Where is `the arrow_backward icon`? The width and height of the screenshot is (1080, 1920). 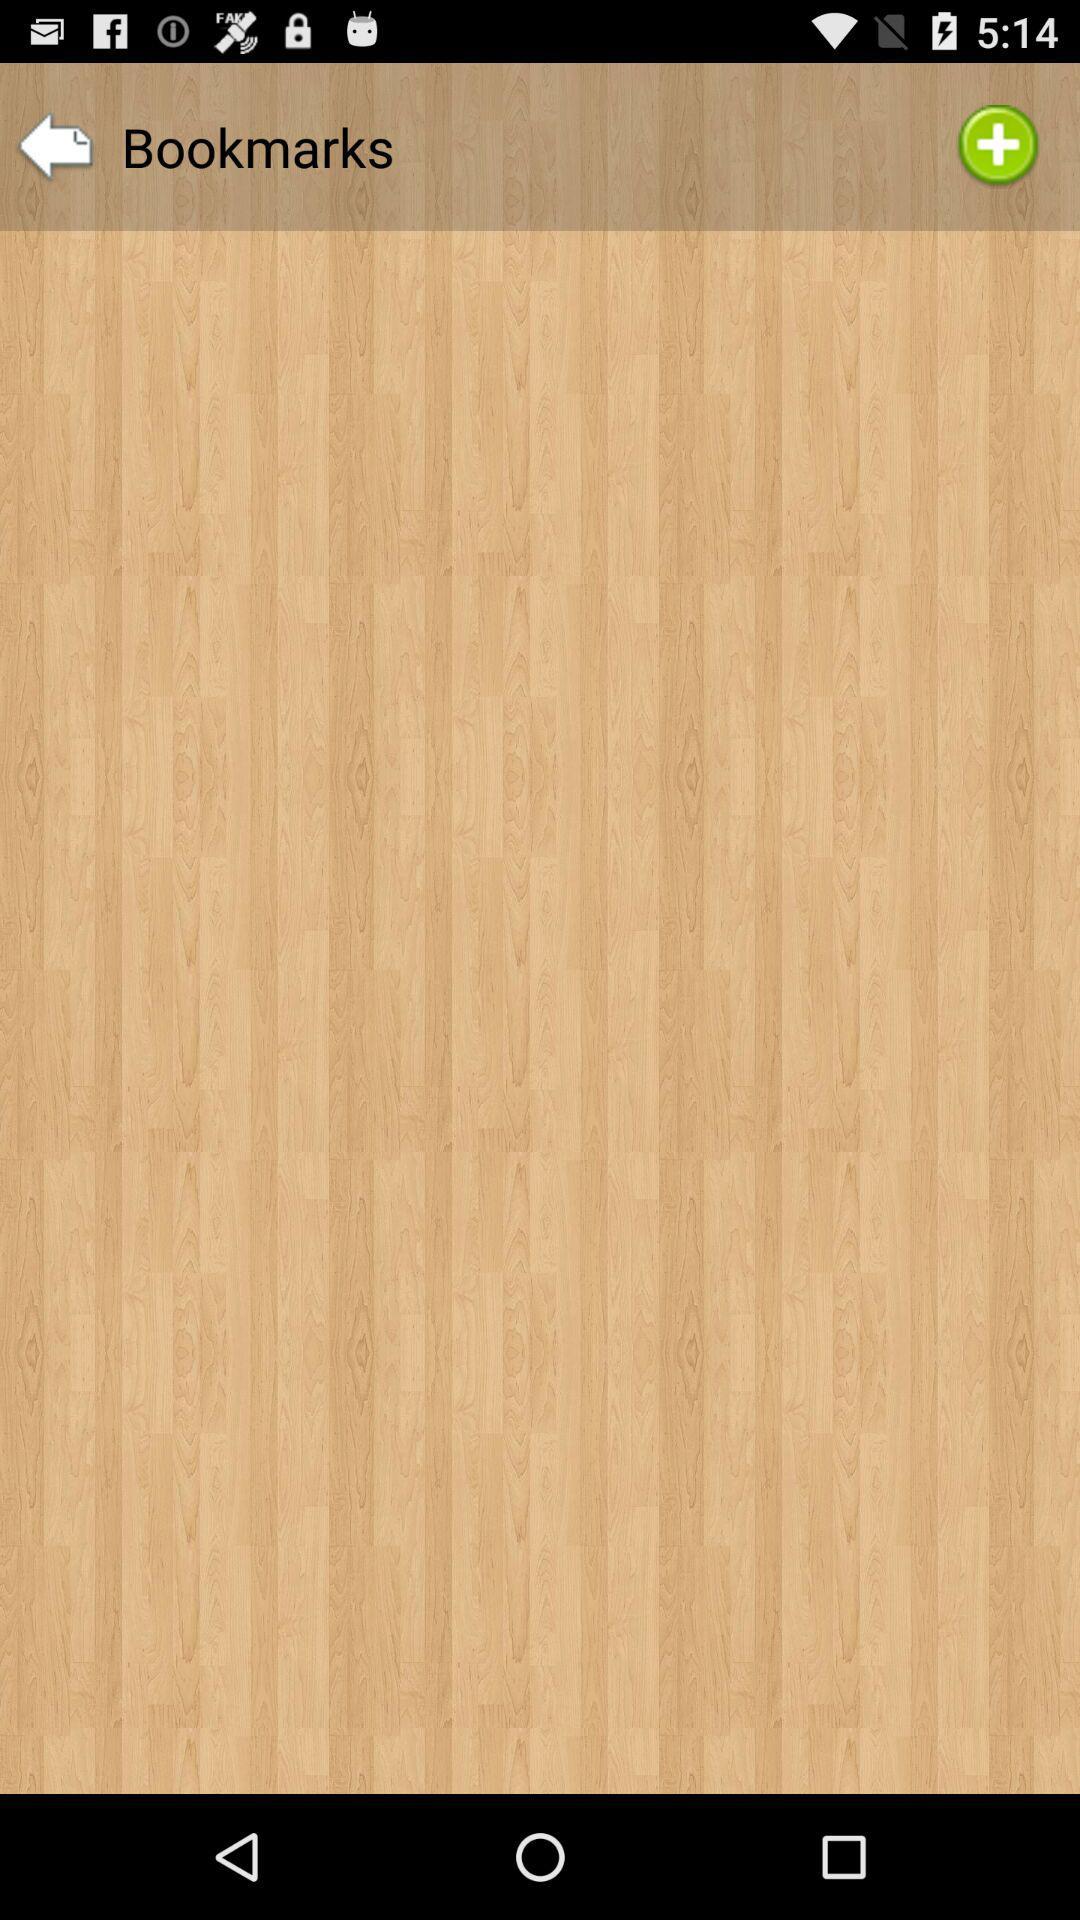 the arrow_backward icon is located at coordinates (54, 156).